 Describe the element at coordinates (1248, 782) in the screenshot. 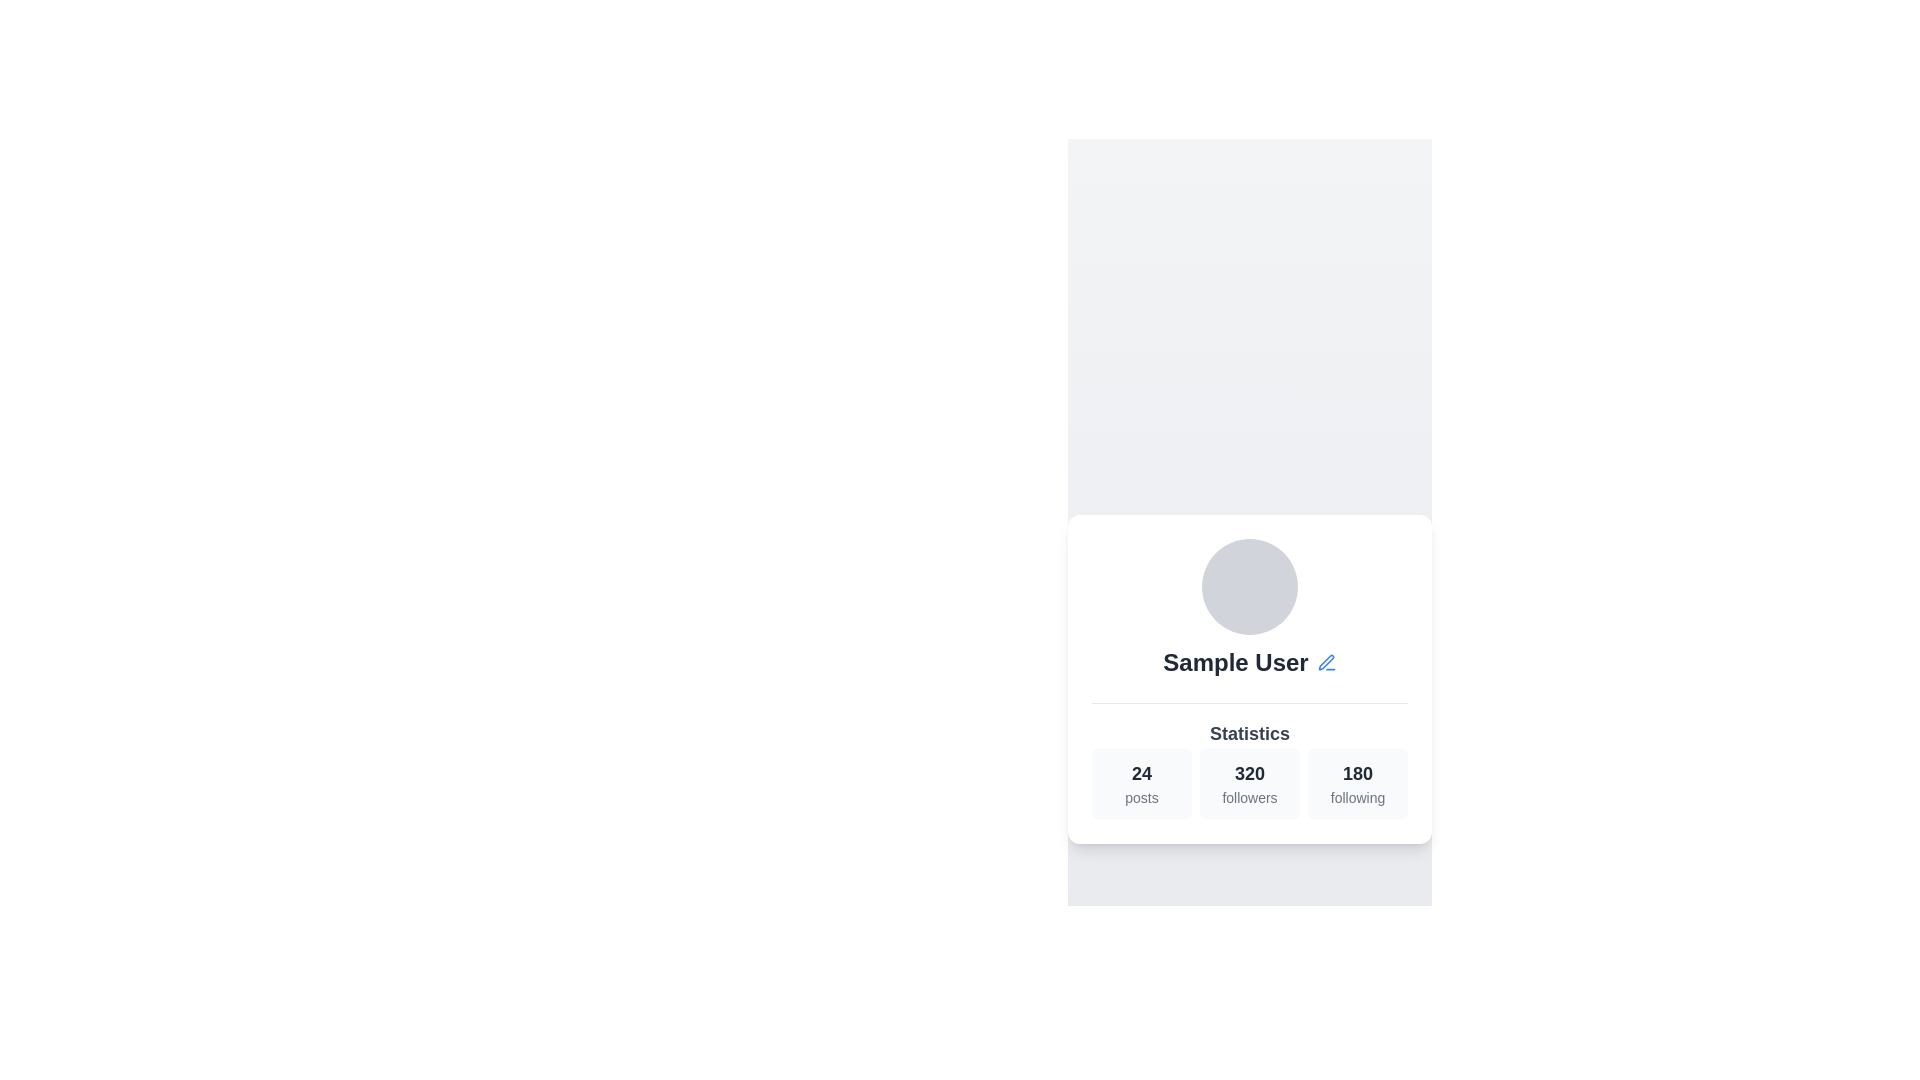

I see `the Information Display Card that displays the number of followers associated with the user profile, located in the middle of three cards under the 'Statistics' heading` at that location.